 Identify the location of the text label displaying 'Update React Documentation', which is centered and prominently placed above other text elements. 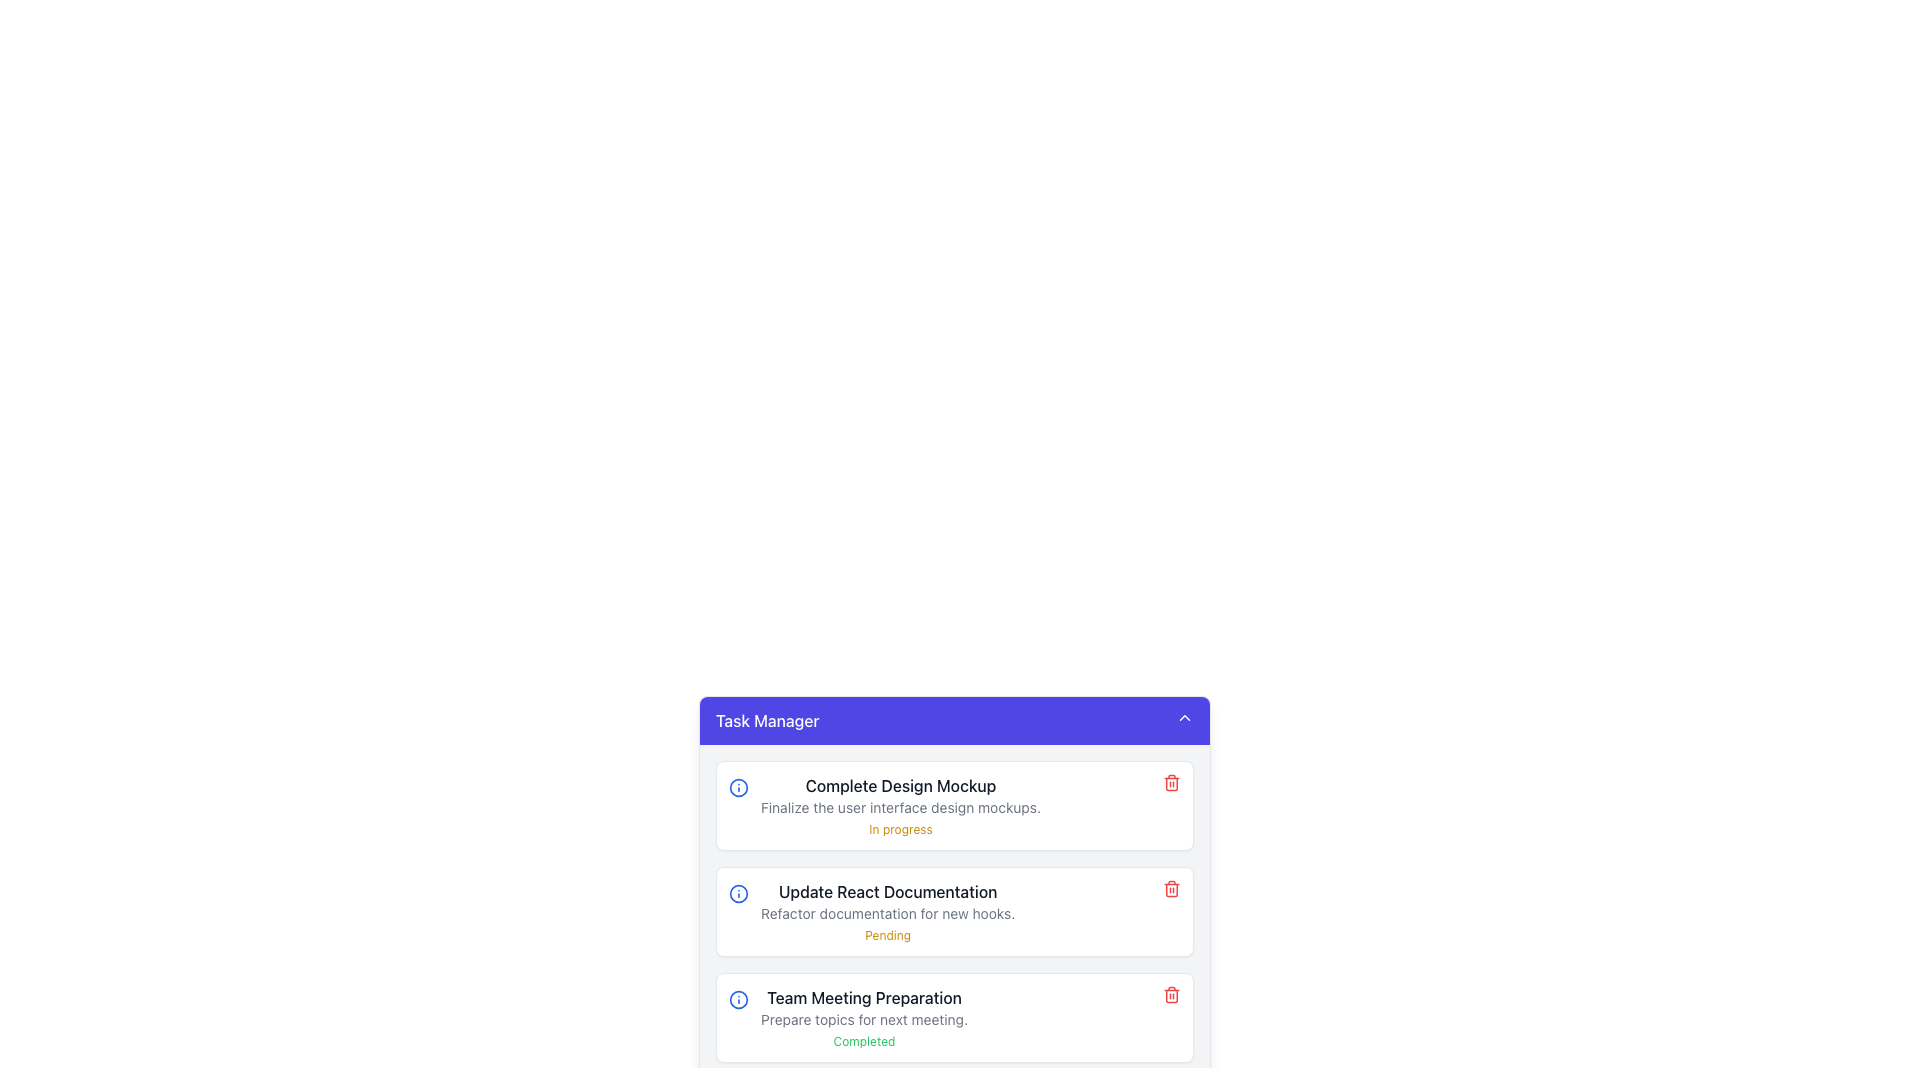
(887, 890).